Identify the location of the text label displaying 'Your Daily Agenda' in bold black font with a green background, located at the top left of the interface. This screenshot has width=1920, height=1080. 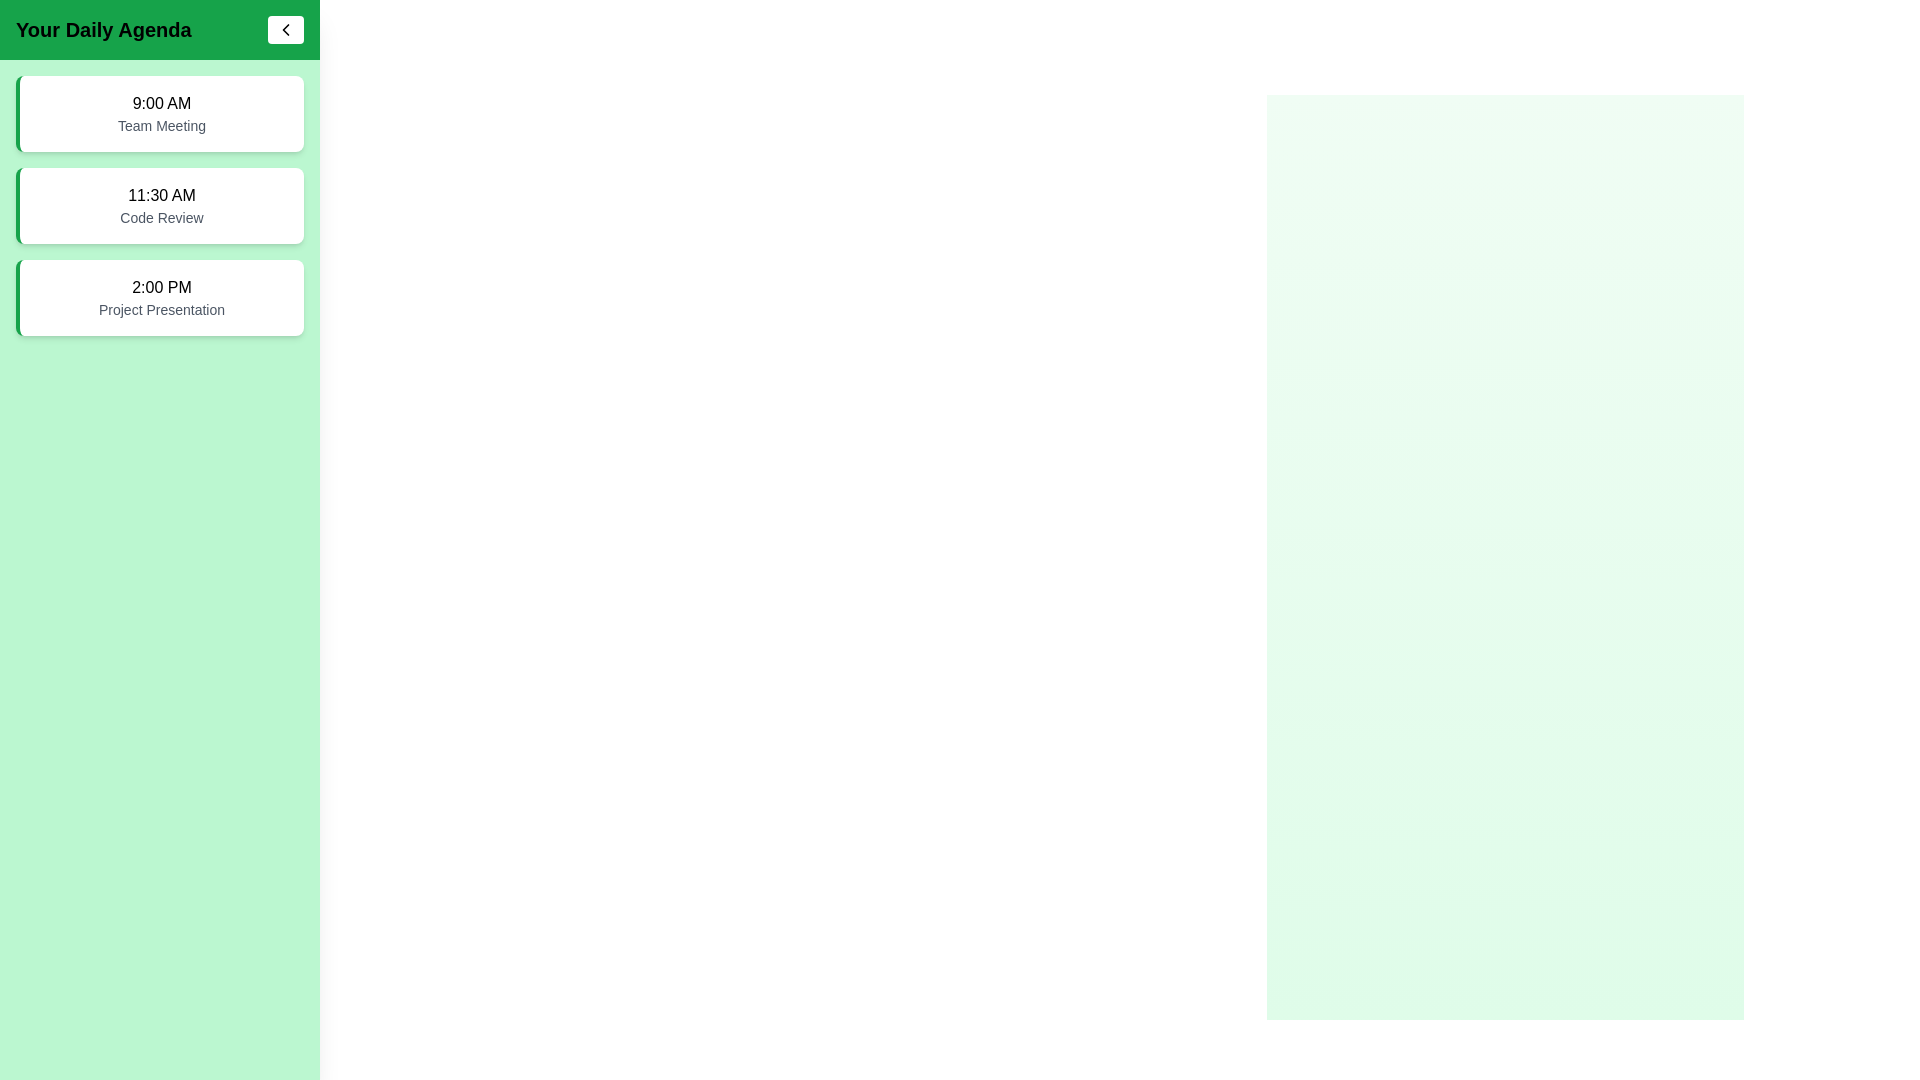
(102, 30).